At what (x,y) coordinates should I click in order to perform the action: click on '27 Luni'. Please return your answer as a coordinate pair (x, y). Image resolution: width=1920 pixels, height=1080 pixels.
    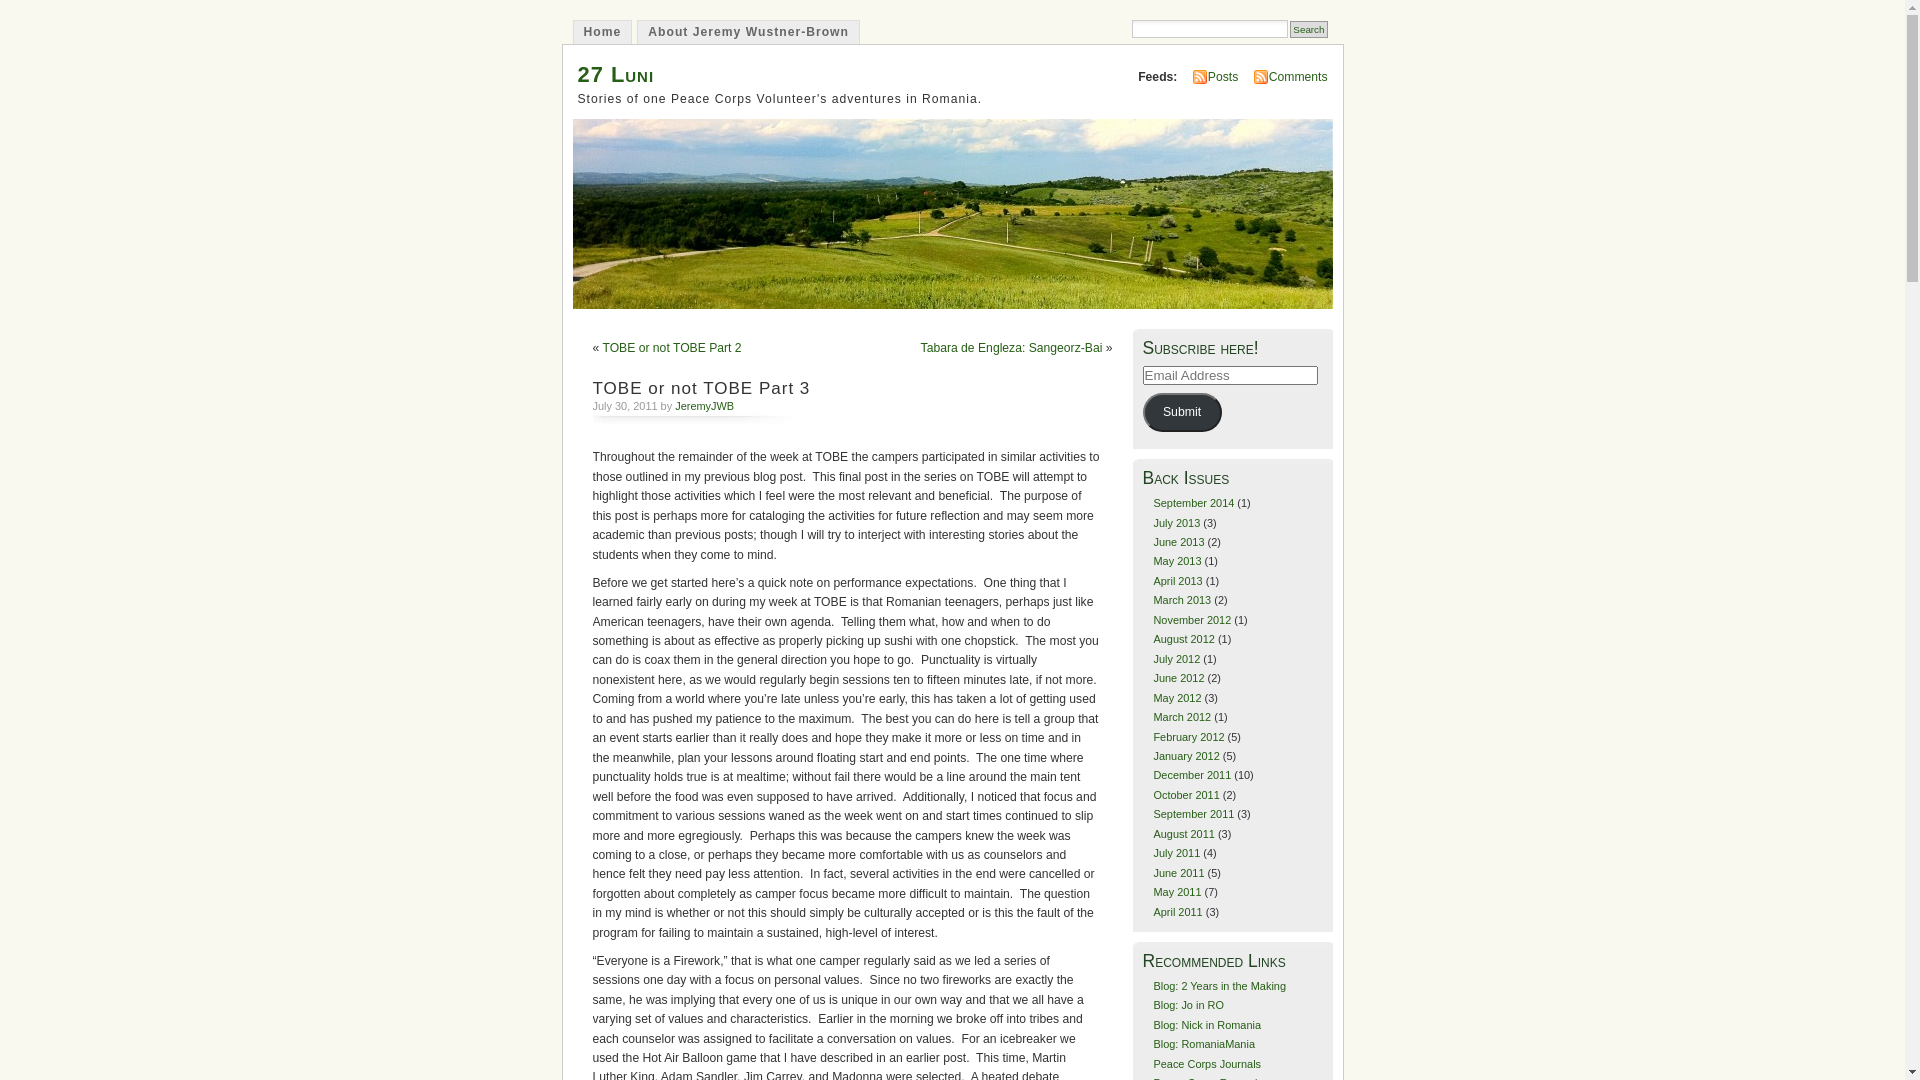
    Looking at the image, I should click on (615, 73).